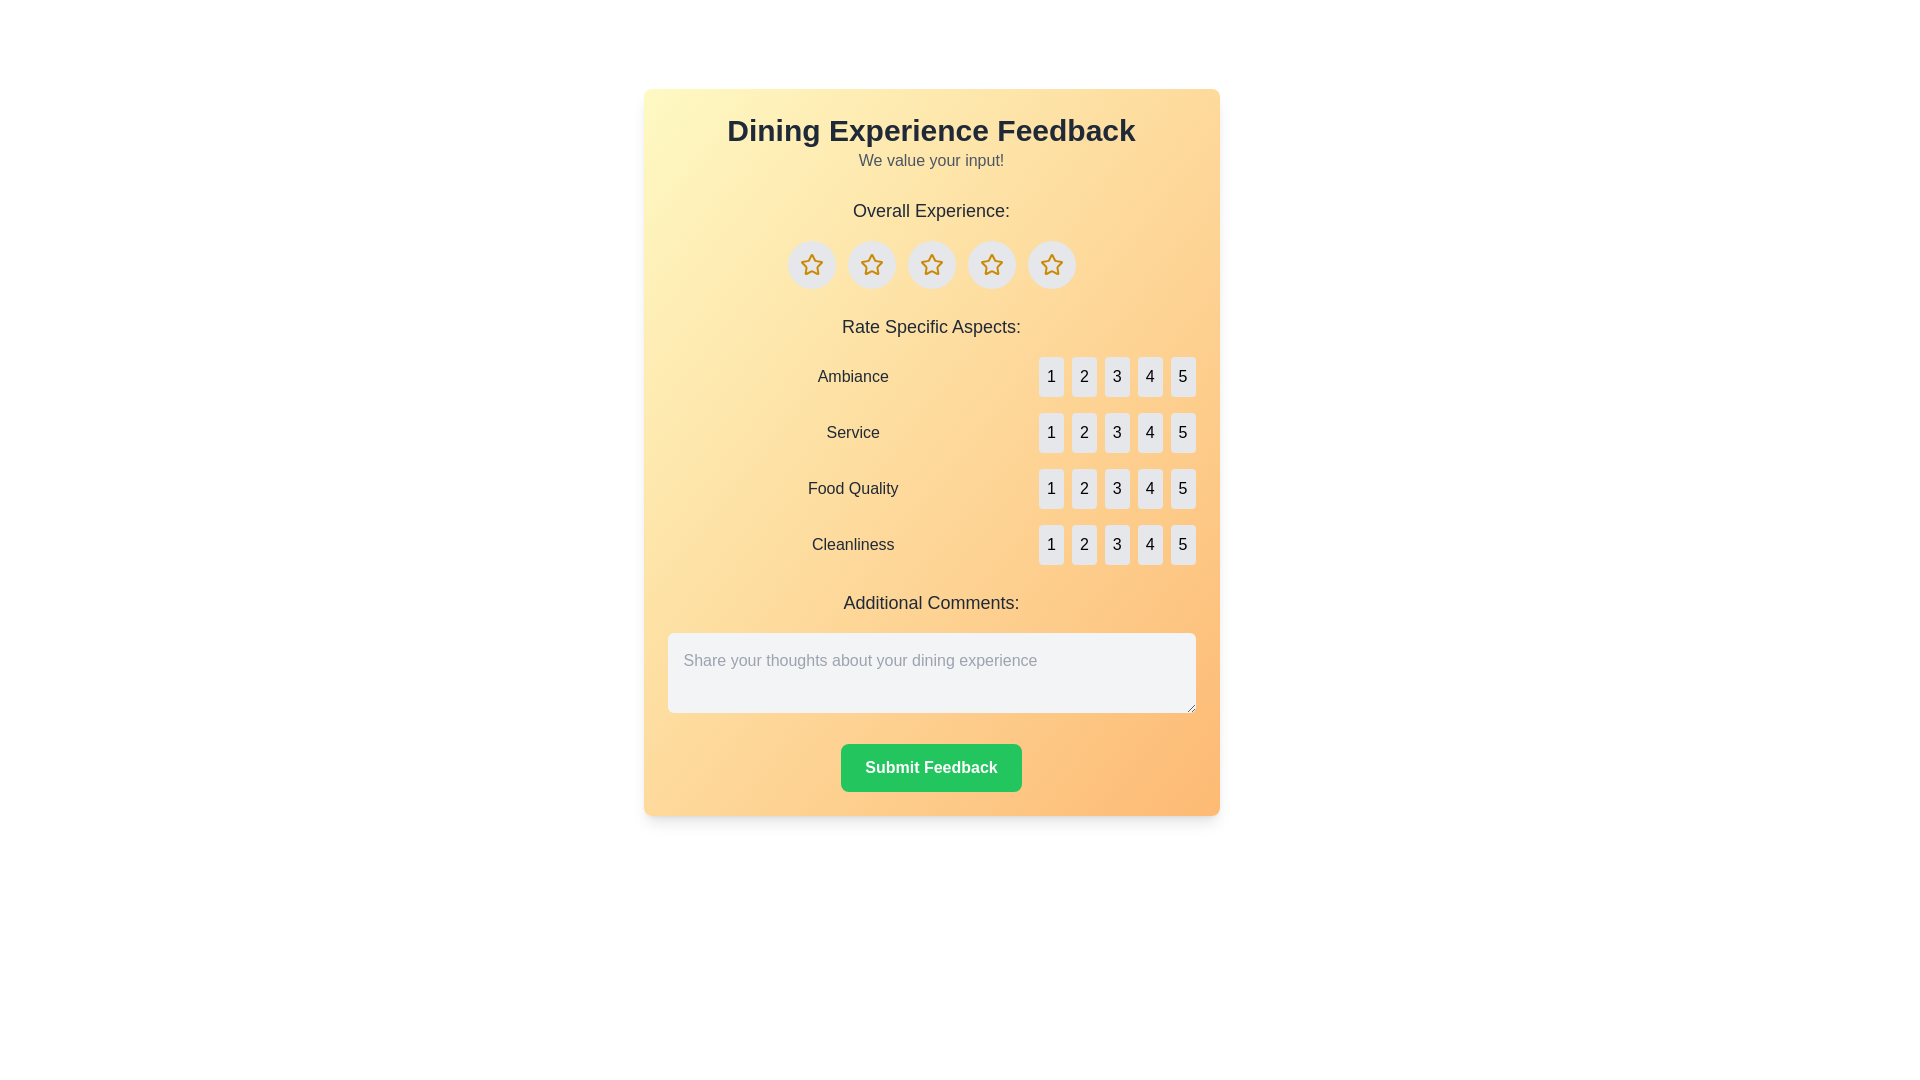 The image size is (1920, 1080). I want to click on the text label that displays 'Service' in a medium-weight, gray-colored font on a light orange background, positioned in the middle left section of the interface, so click(853, 431).